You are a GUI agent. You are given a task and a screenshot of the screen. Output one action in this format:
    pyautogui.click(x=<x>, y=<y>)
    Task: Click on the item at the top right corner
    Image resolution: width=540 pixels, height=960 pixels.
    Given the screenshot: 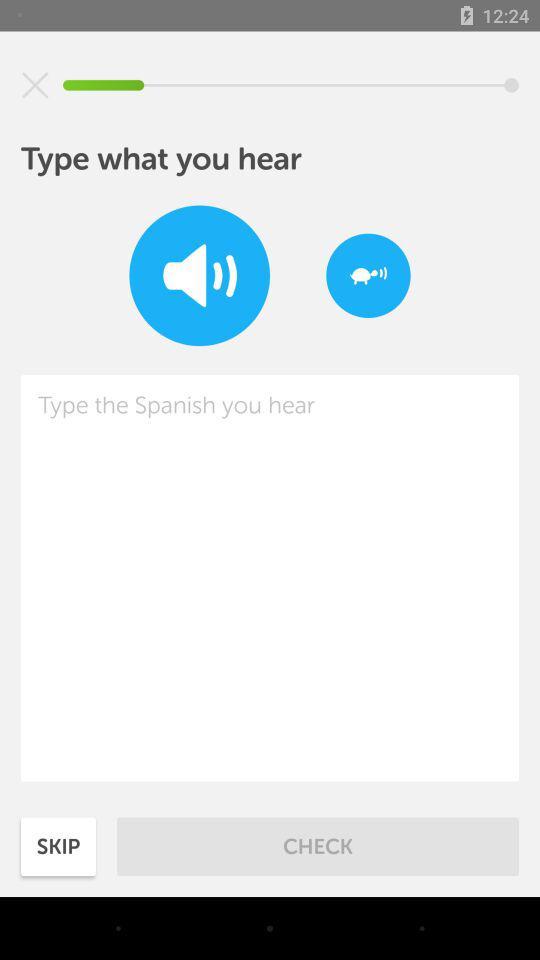 What is the action you would take?
    pyautogui.click(x=367, y=274)
    